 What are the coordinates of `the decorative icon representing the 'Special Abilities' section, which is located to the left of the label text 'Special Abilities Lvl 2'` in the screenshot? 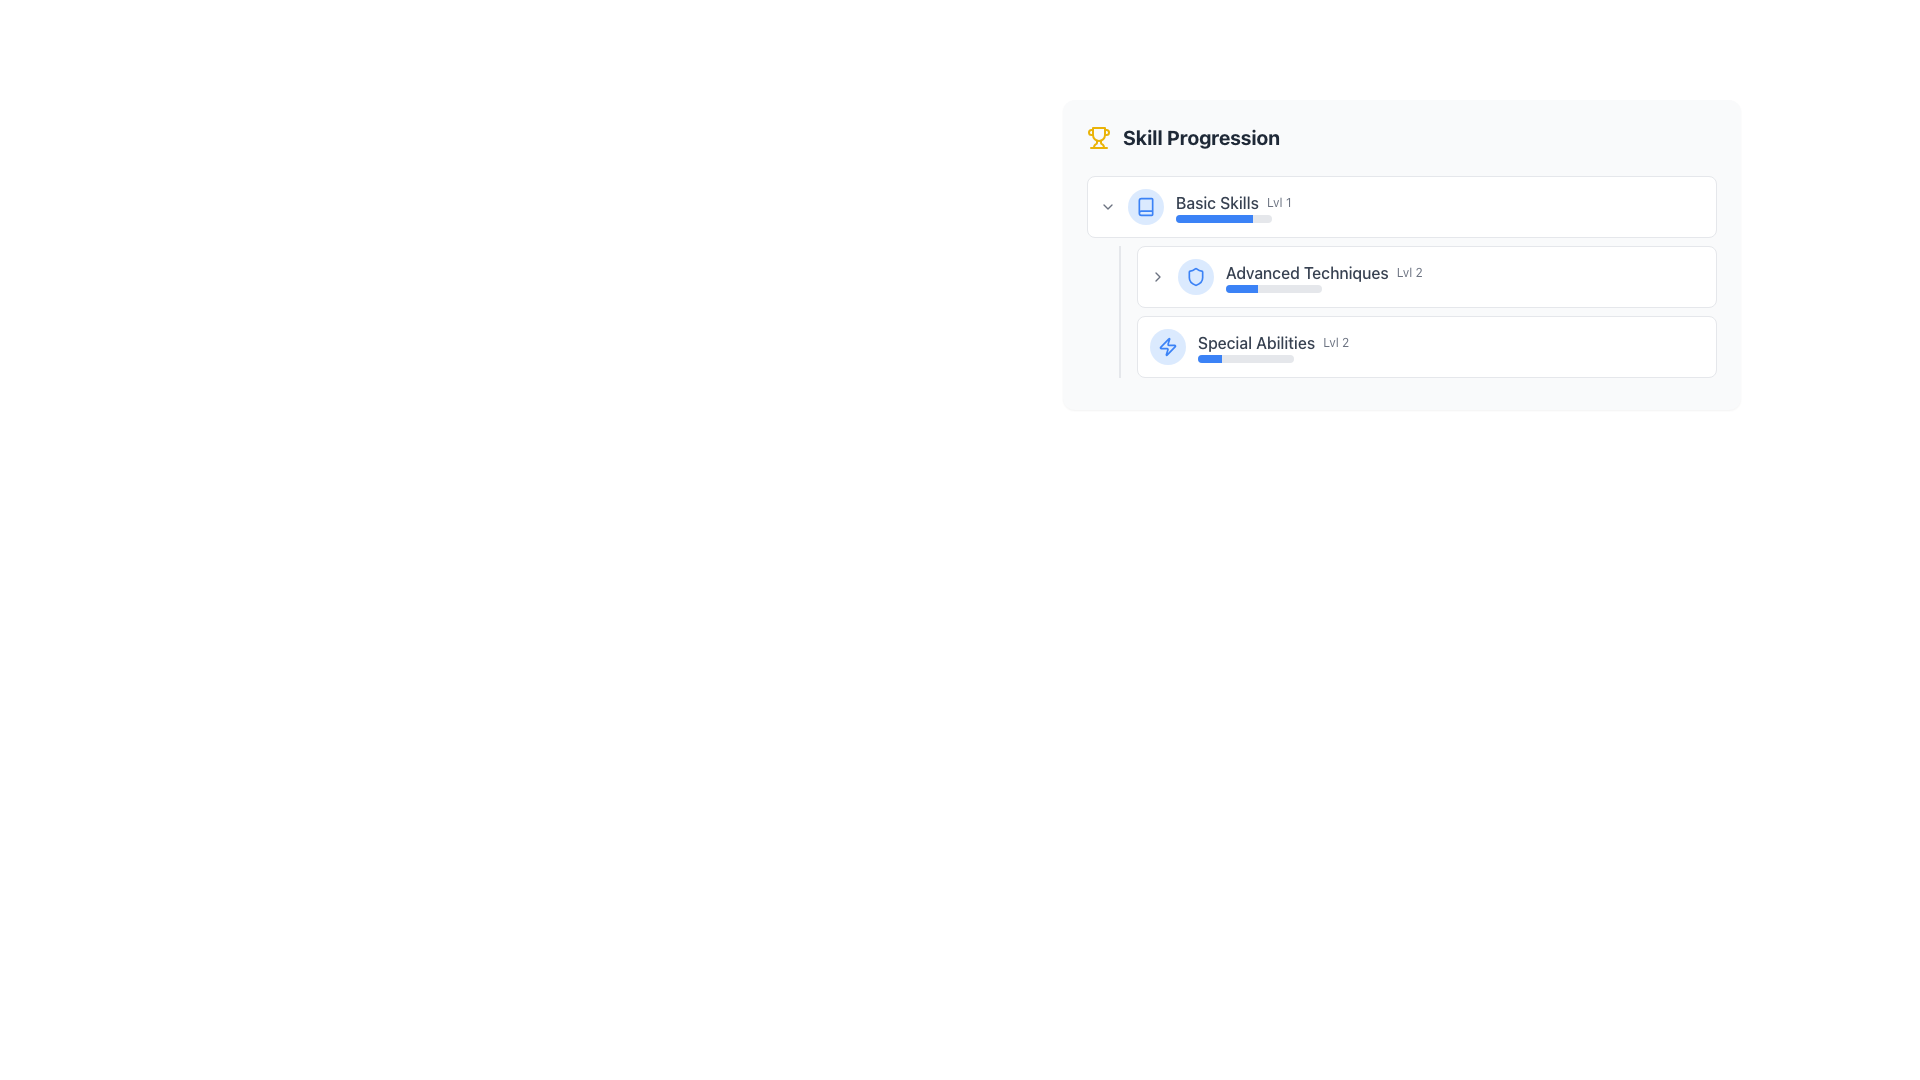 It's located at (1167, 346).